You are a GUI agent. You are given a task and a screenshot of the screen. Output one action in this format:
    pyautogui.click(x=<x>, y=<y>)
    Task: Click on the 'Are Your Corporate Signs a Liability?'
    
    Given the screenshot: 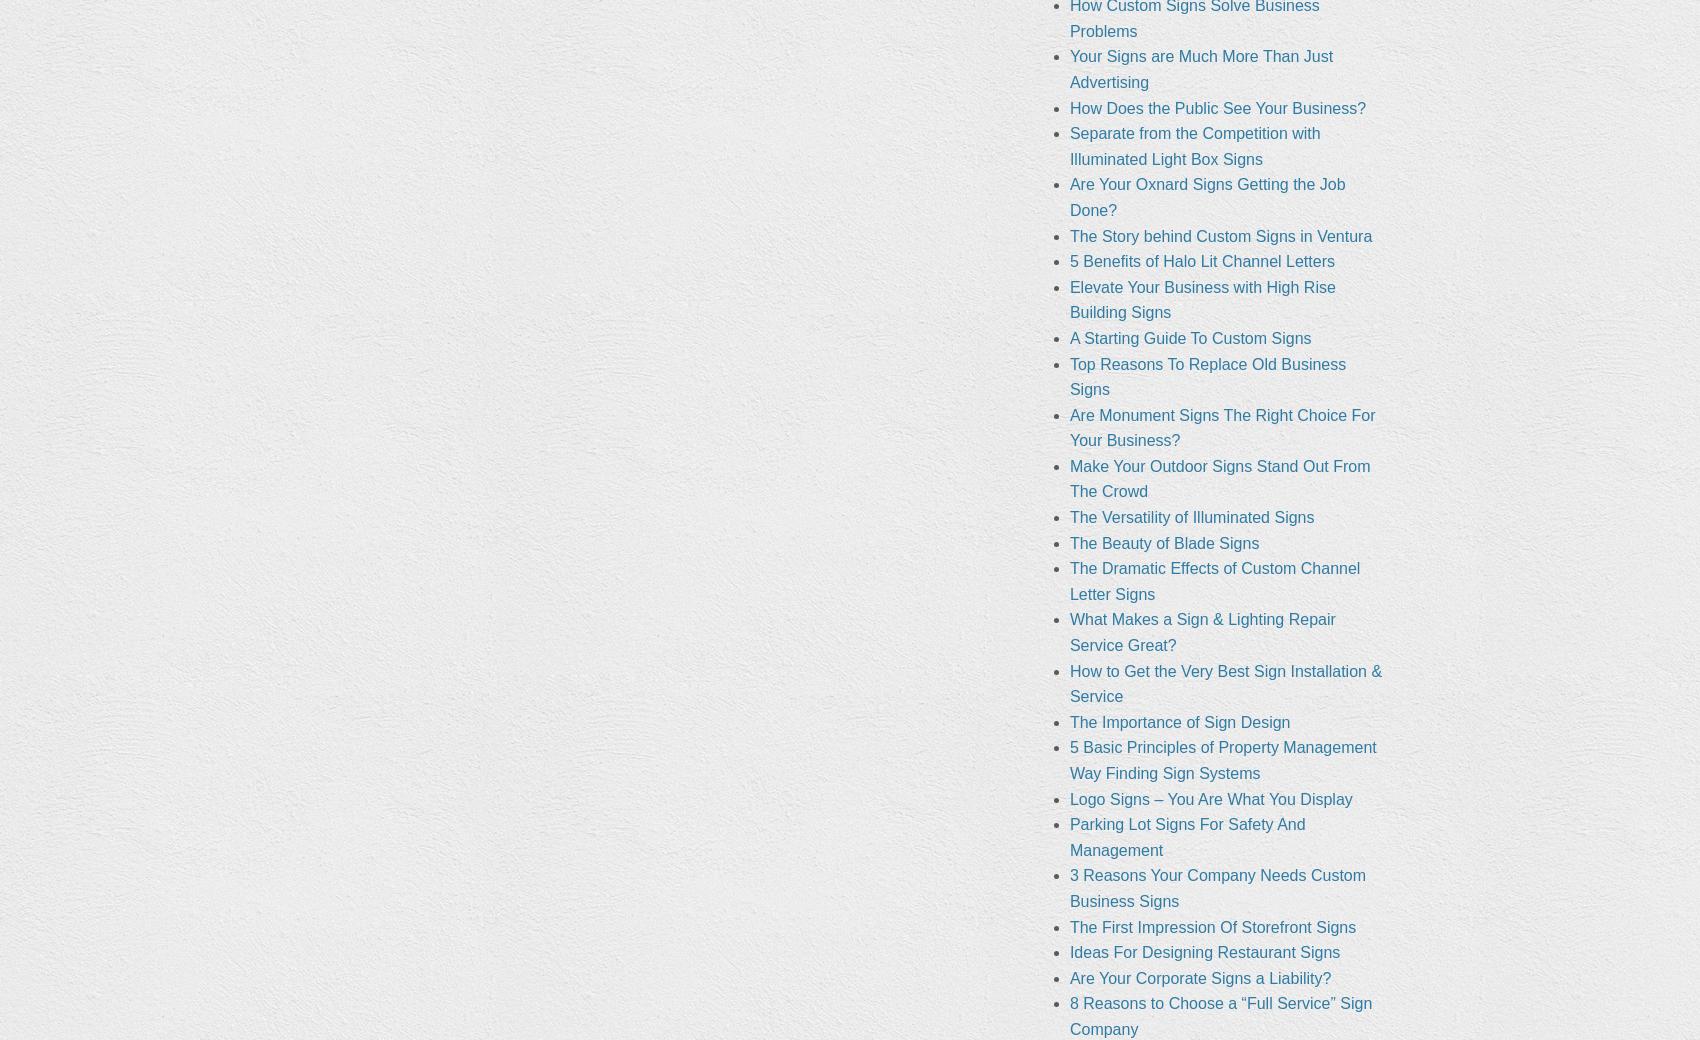 What is the action you would take?
    pyautogui.click(x=1199, y=977)
    